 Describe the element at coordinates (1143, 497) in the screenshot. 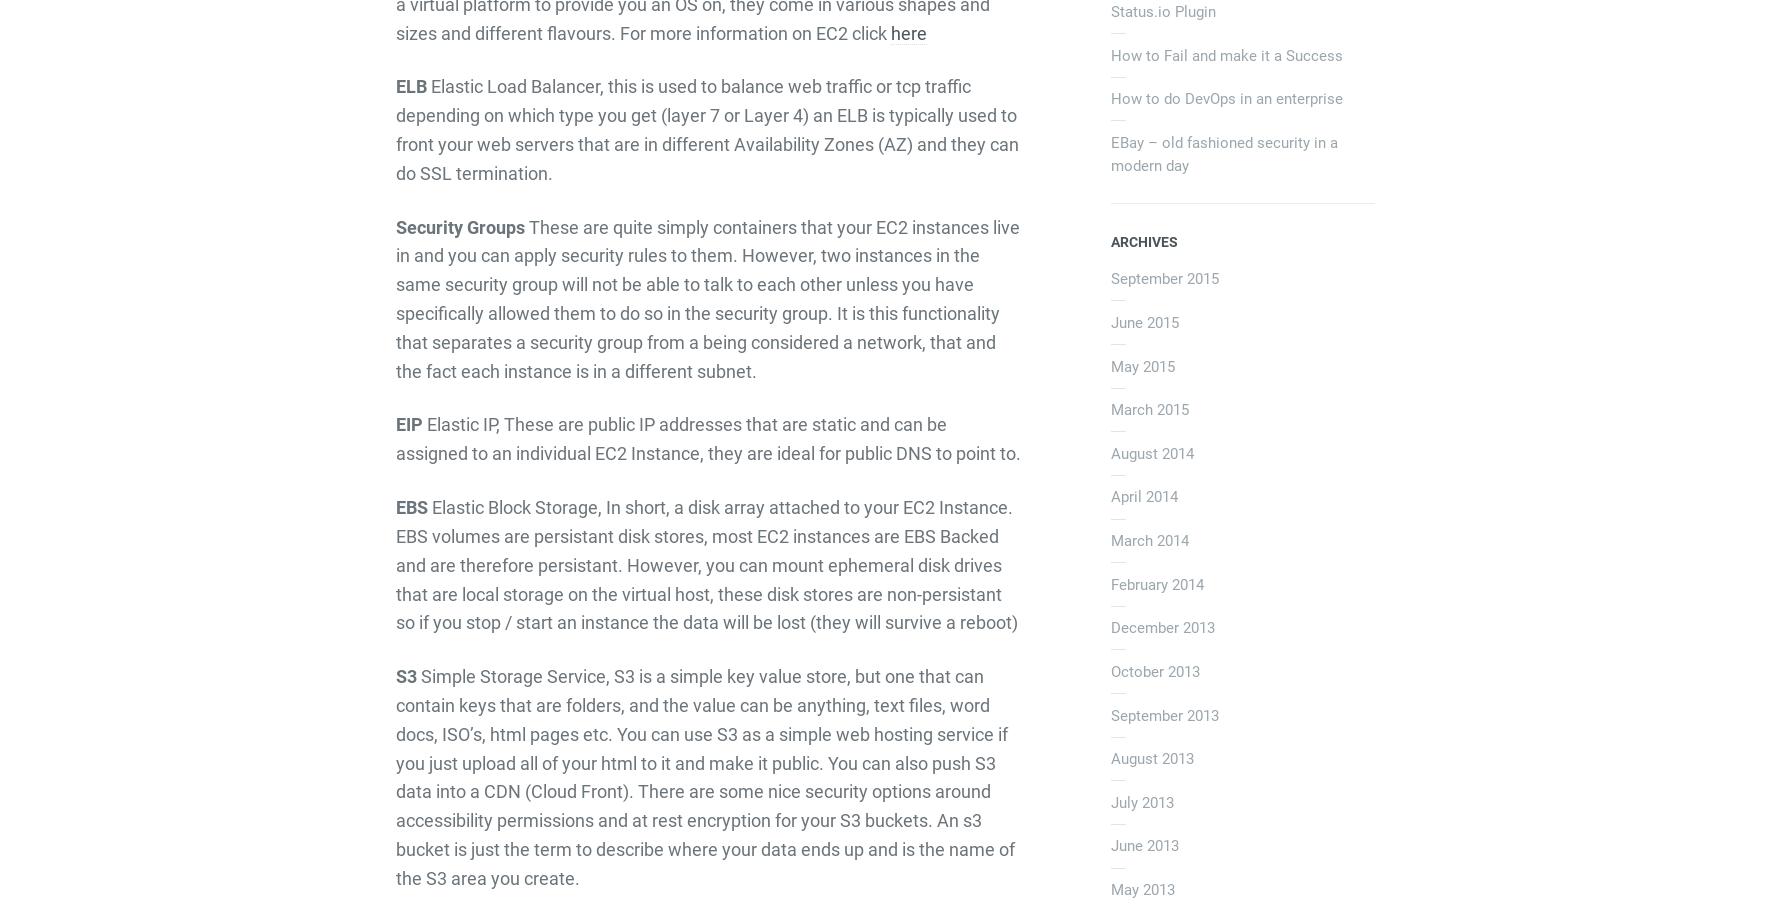

I see `'April 2014'` at that location.